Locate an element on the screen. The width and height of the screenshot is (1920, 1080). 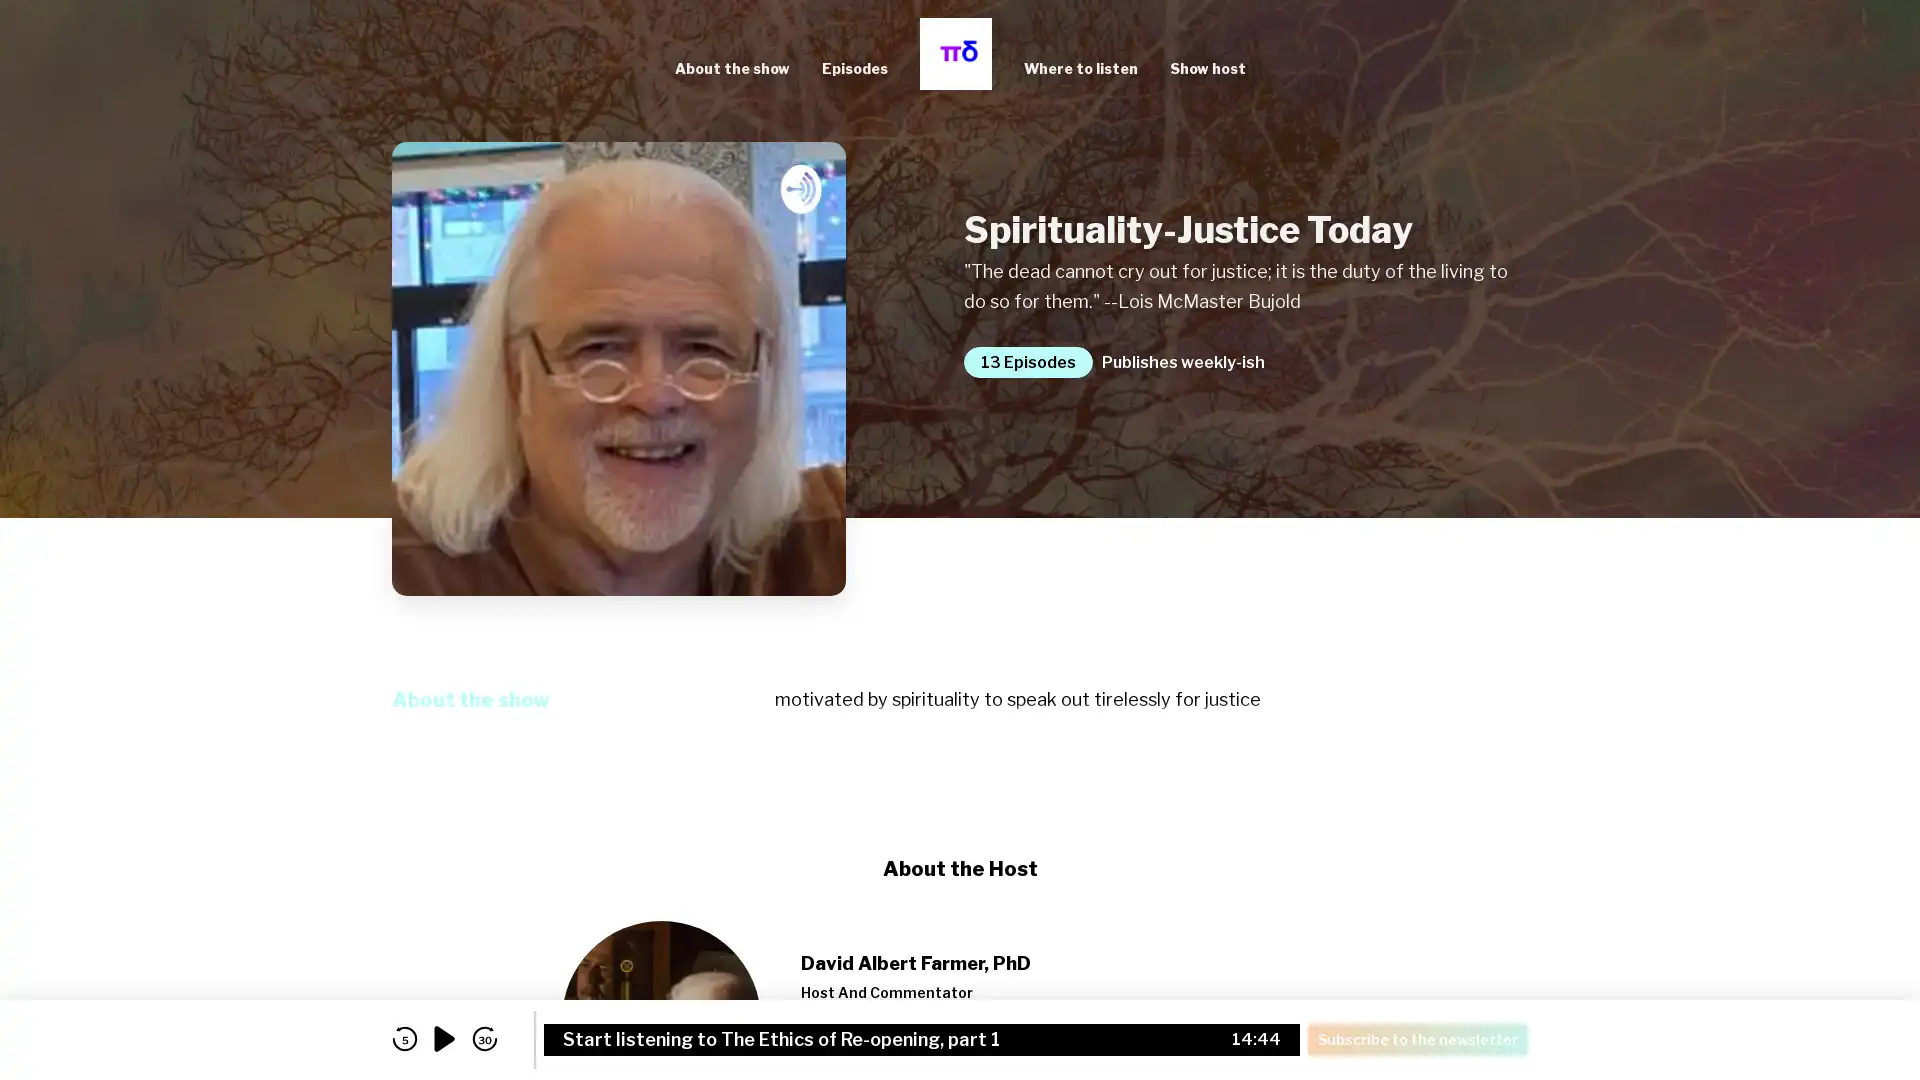
skip back 5 seconds is located at coordinates (403, 1038).